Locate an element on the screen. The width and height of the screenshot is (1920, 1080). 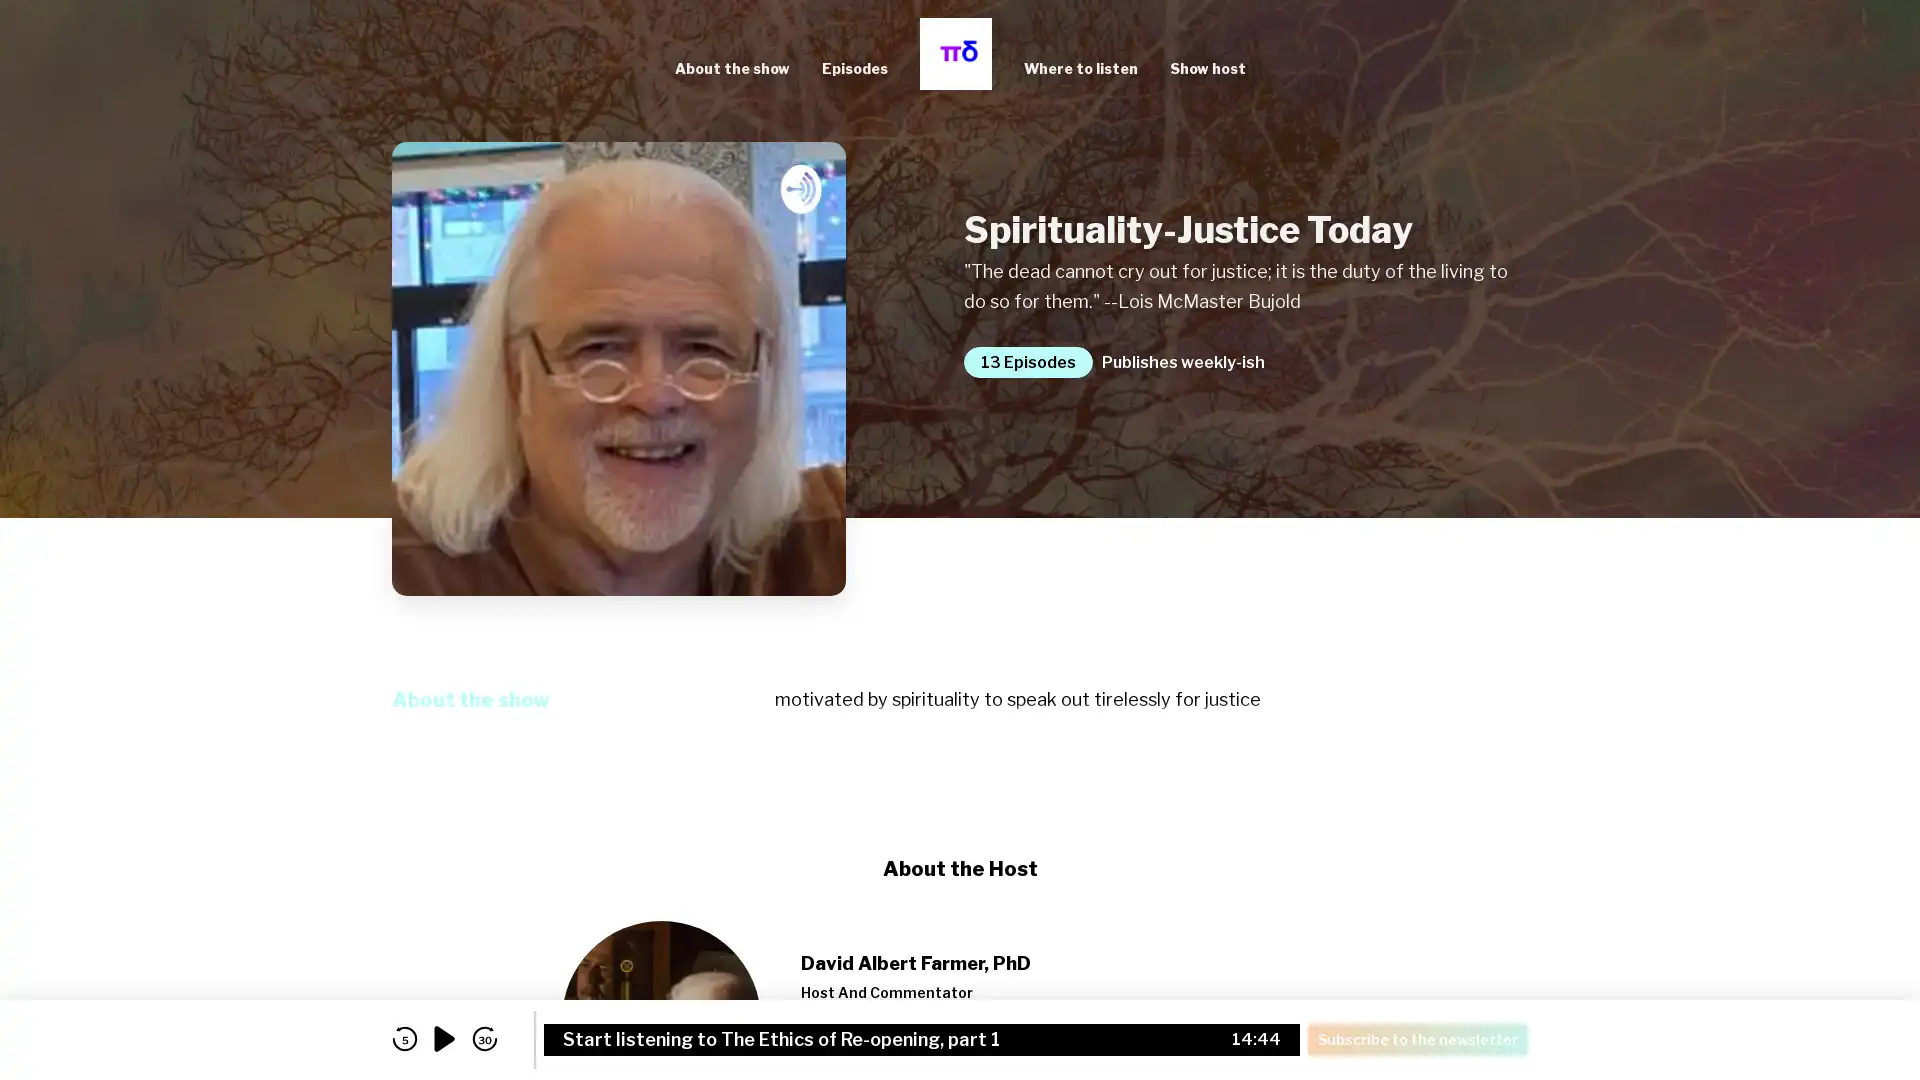
skip back 5 seconds is located at coordinates (403, 1038).